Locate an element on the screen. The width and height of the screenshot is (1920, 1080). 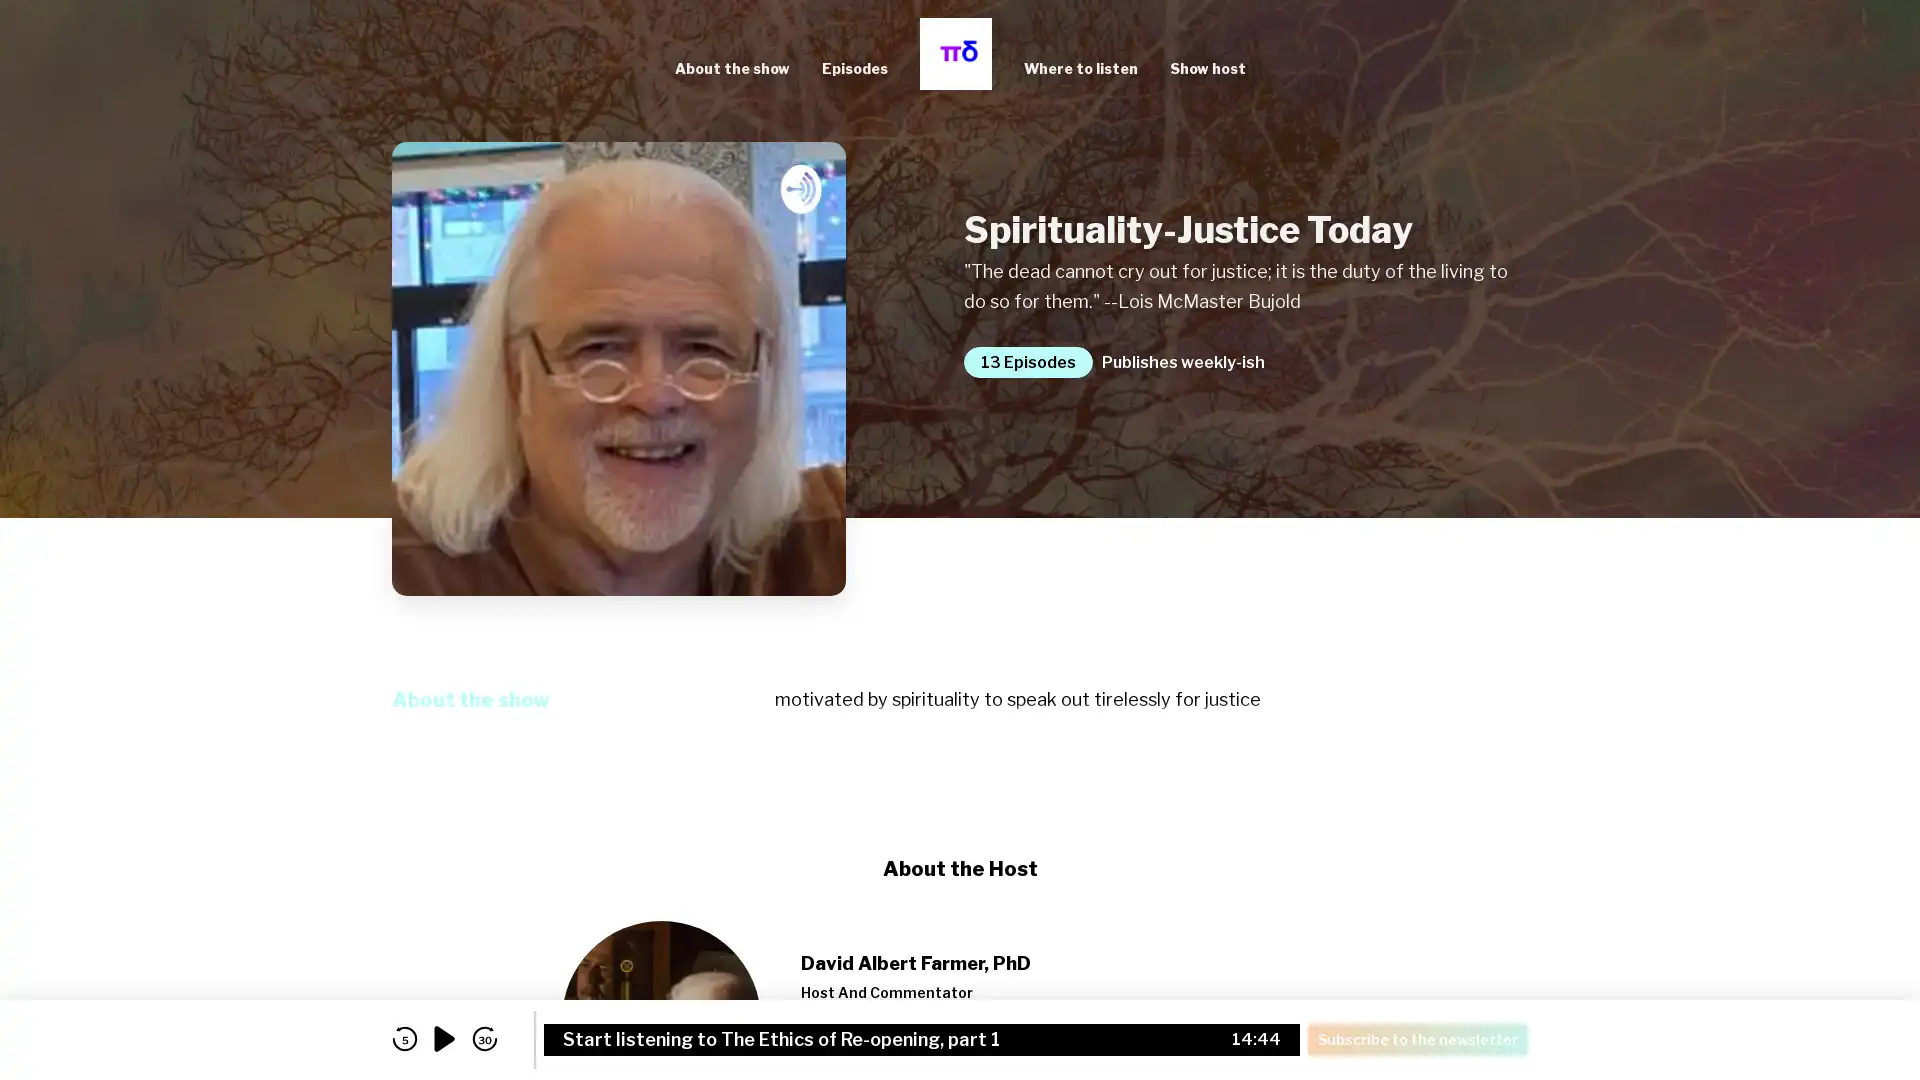
skip back 5 seconds is located at coordinates (403, 1038).